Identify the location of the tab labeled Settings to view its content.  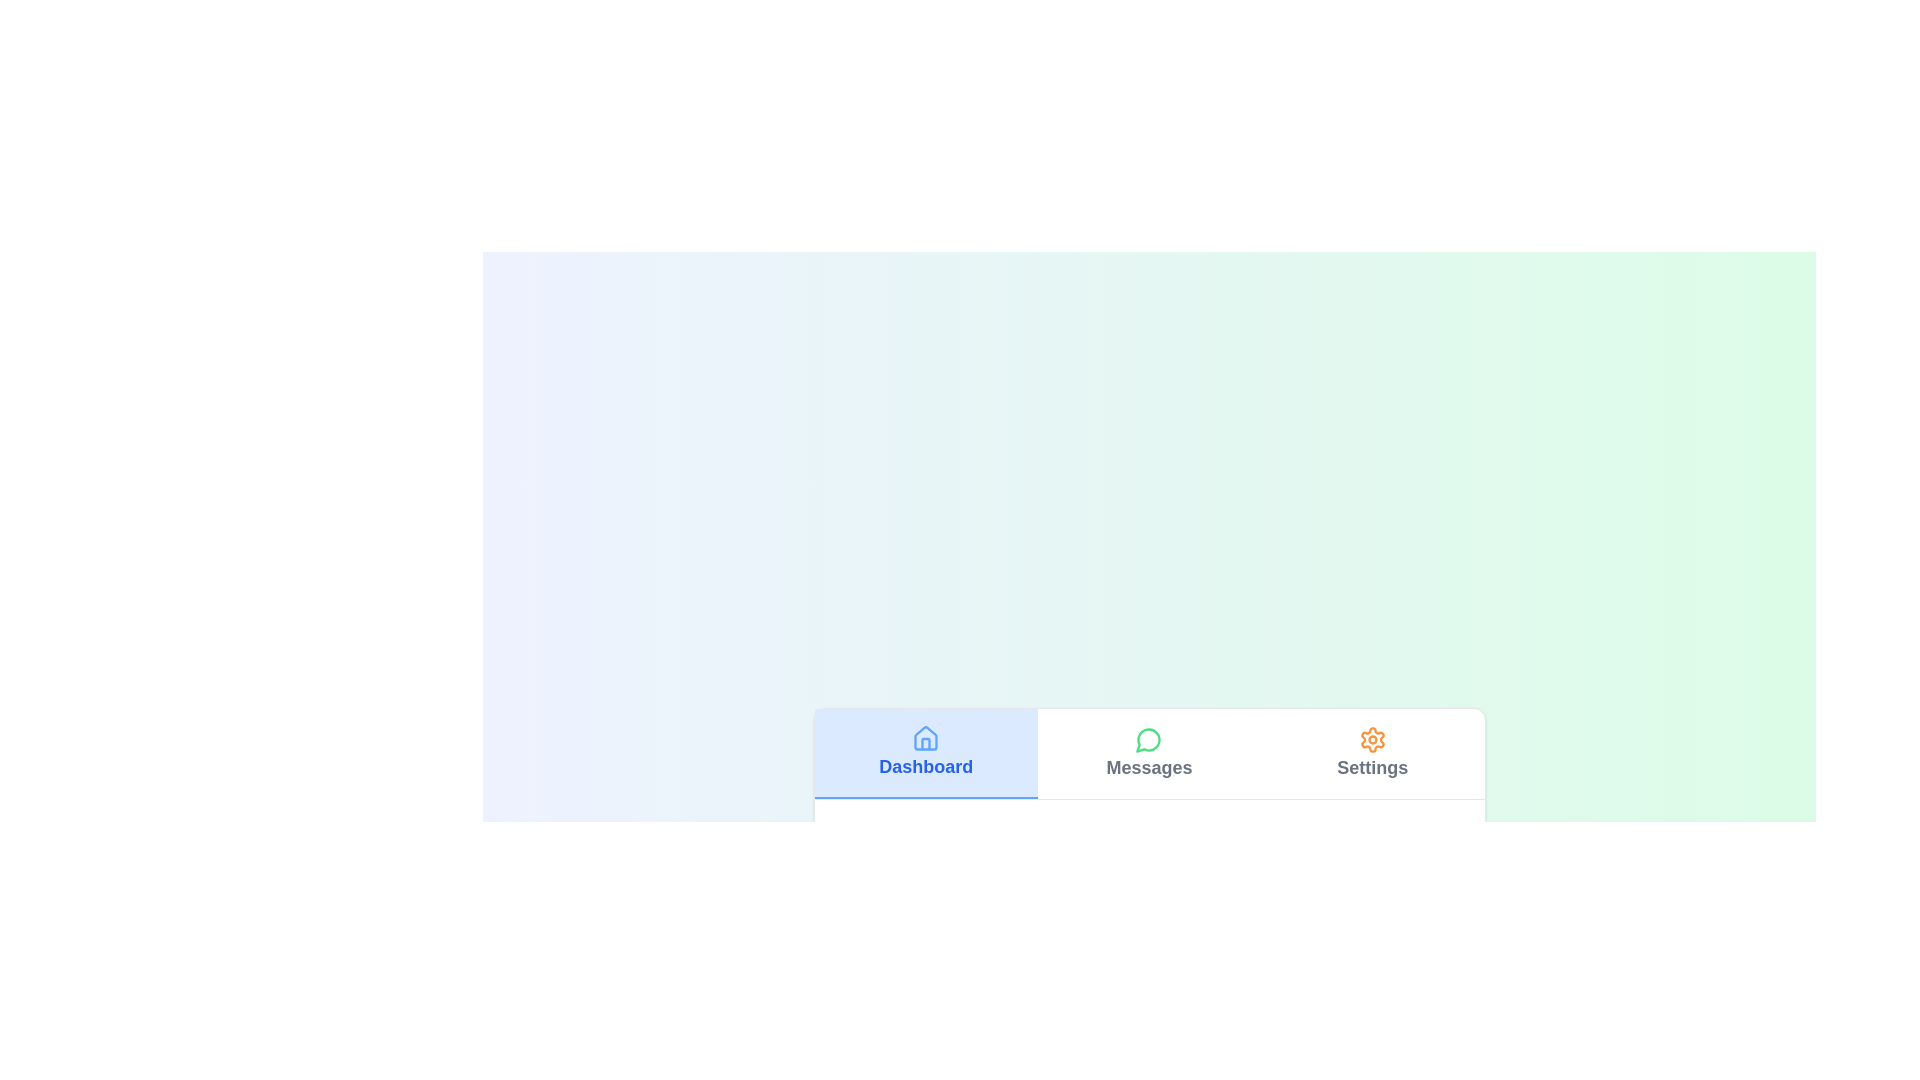
(1371, 753).